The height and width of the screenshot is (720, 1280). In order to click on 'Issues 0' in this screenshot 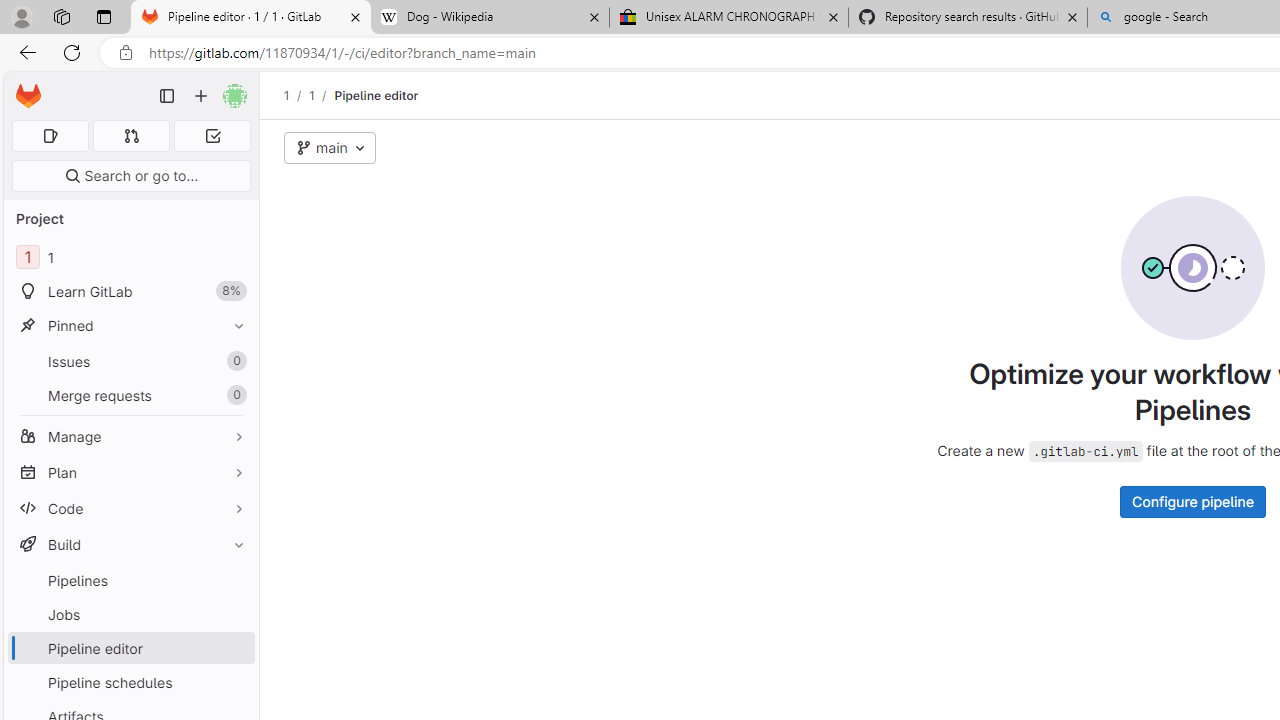, I will do `click(130, 361)`.